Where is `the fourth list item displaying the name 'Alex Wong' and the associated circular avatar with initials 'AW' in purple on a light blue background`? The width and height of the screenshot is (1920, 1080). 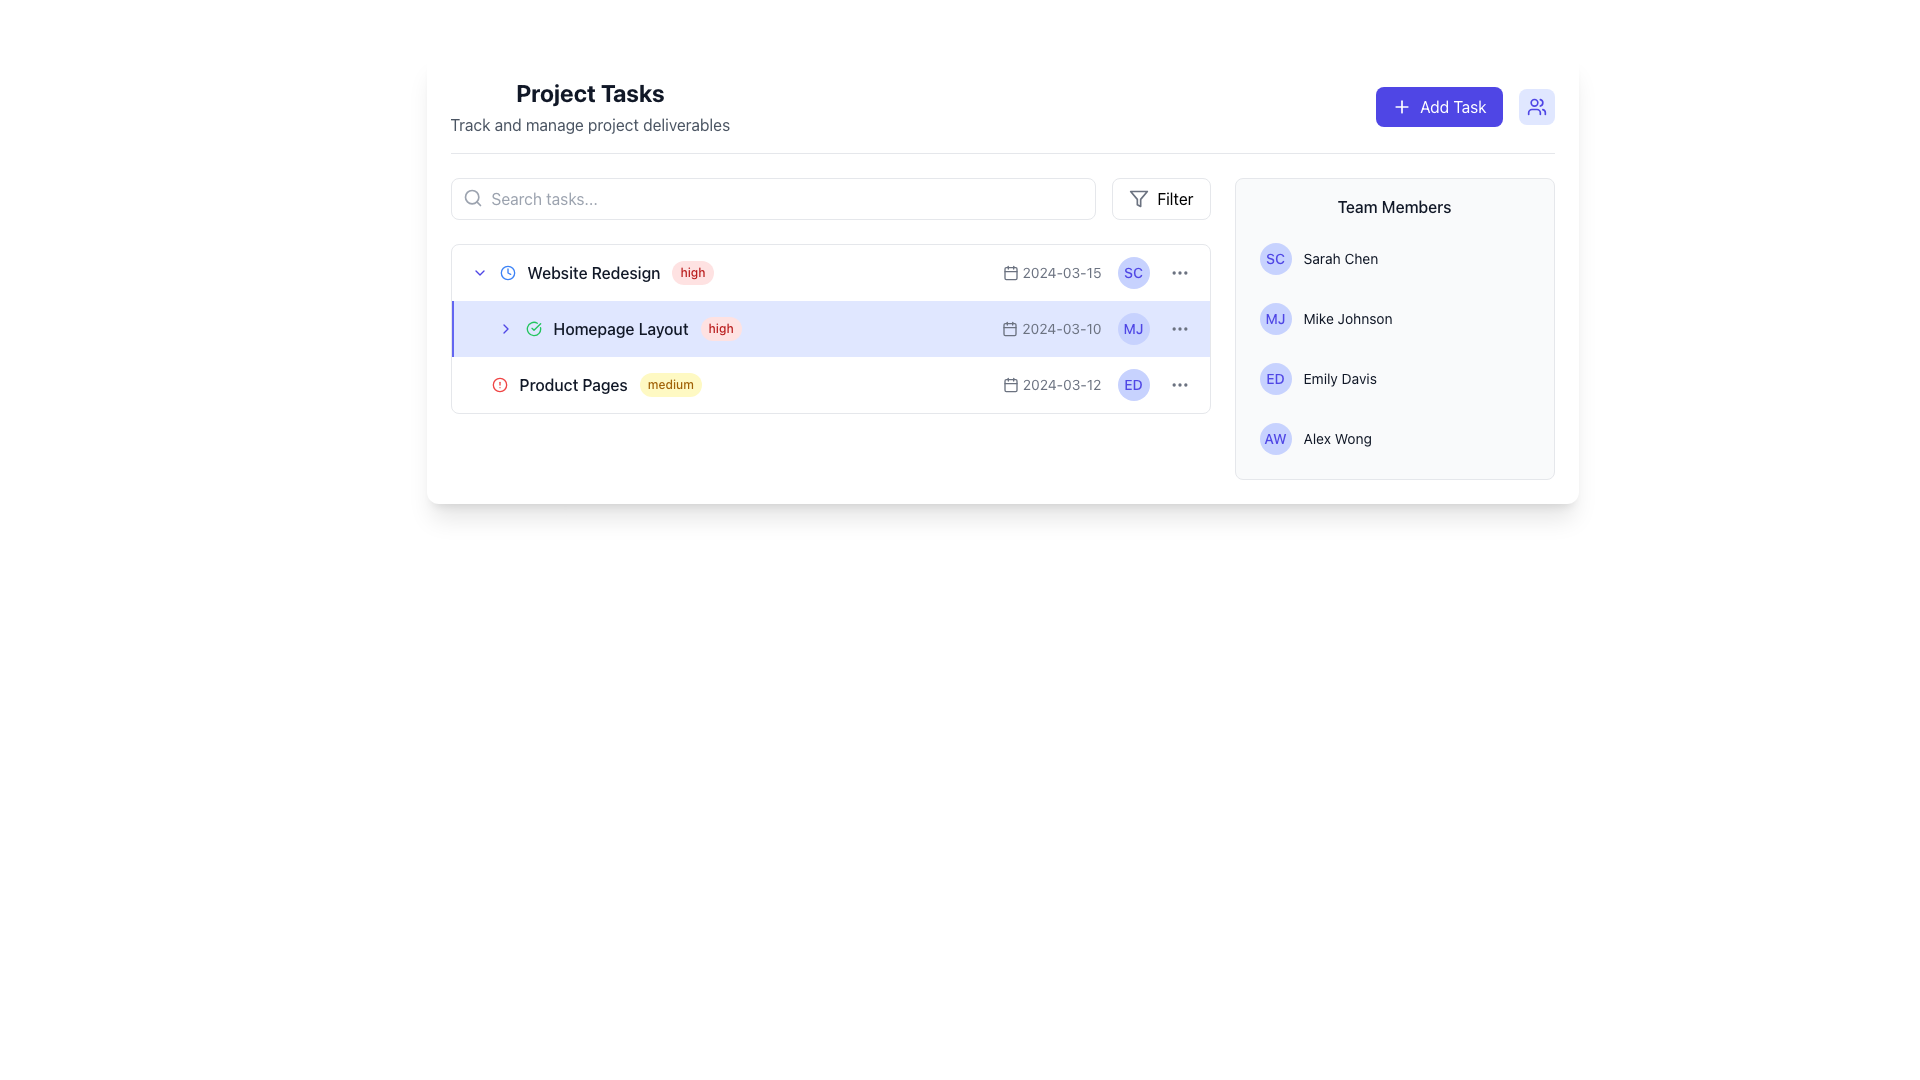 the fourth list item displaying the name 'Alex Wong' and the associated circular avatar with initials 'AW' in purple on a light blue background is located at coordinates (1393, 438).